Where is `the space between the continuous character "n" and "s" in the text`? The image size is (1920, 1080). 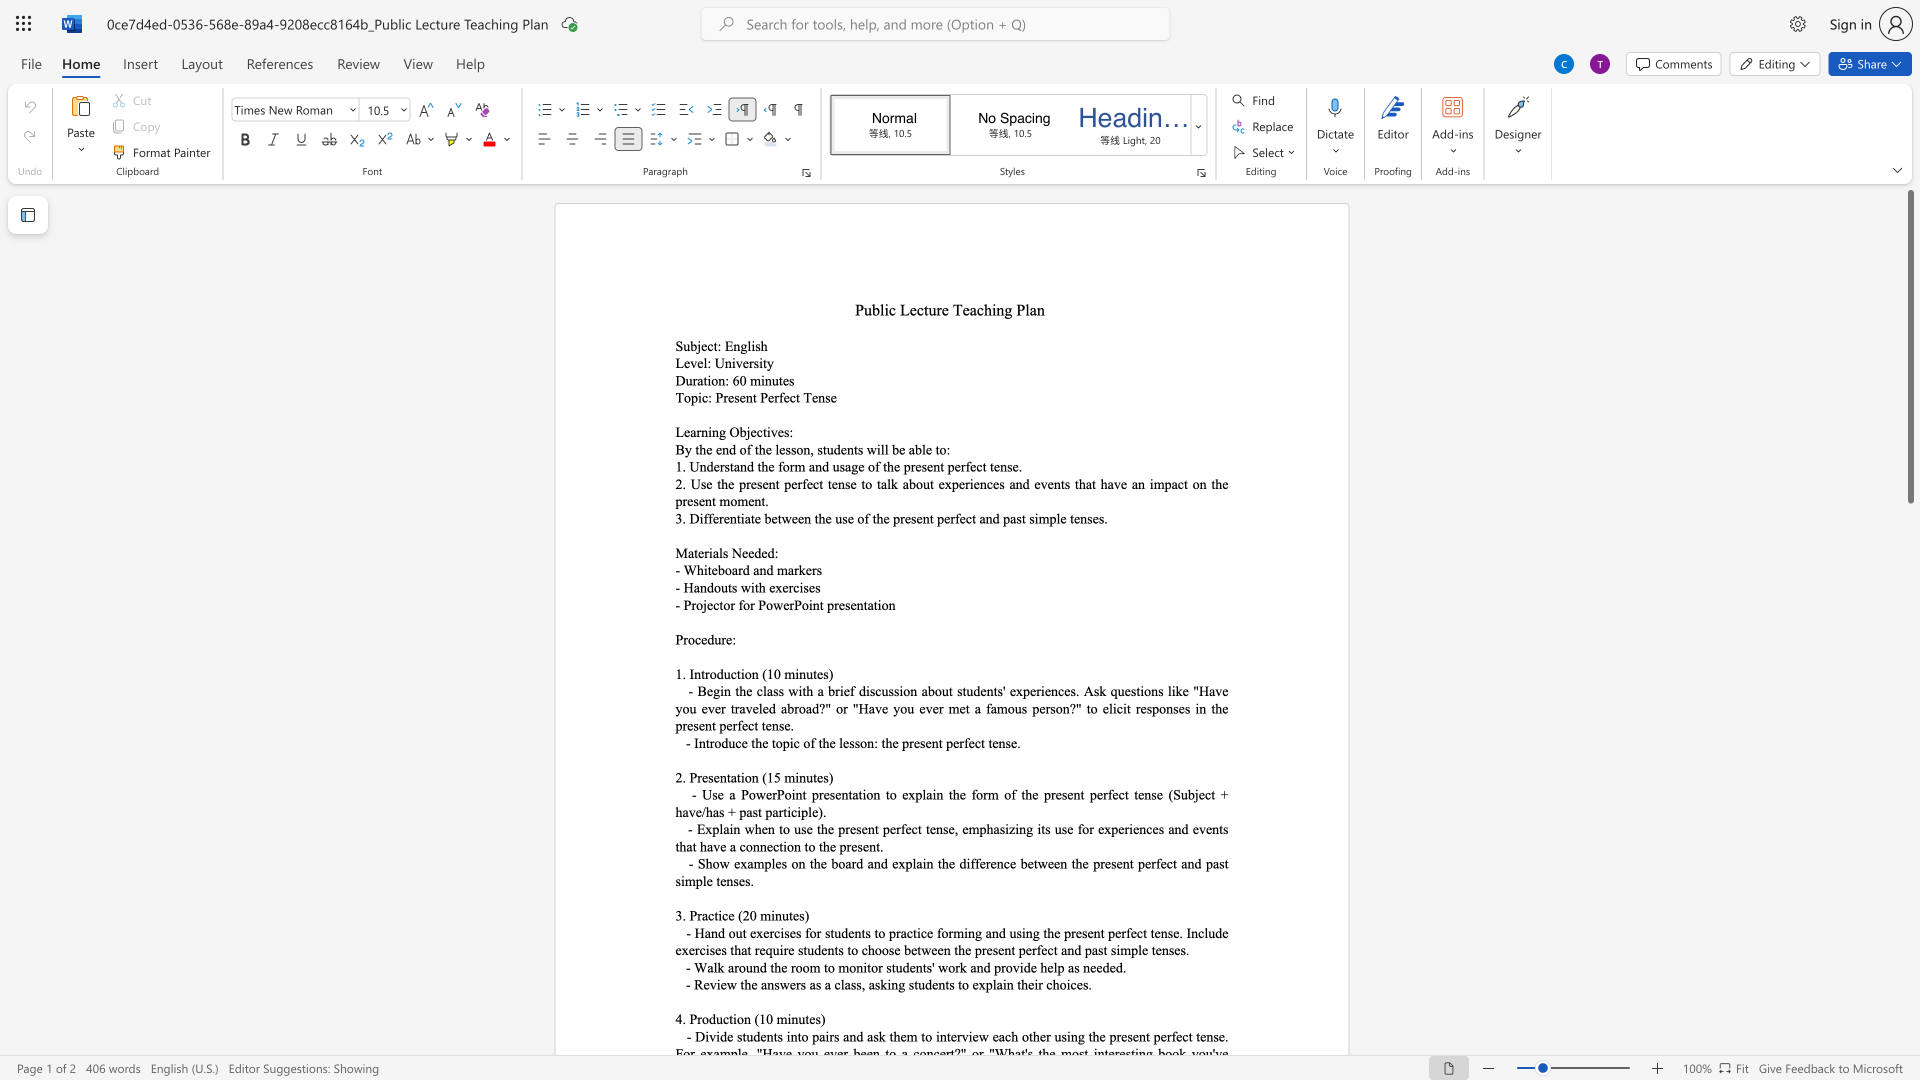
the space between the continuous character "n" and "s" in the text is located at coordinates (1150, 793).